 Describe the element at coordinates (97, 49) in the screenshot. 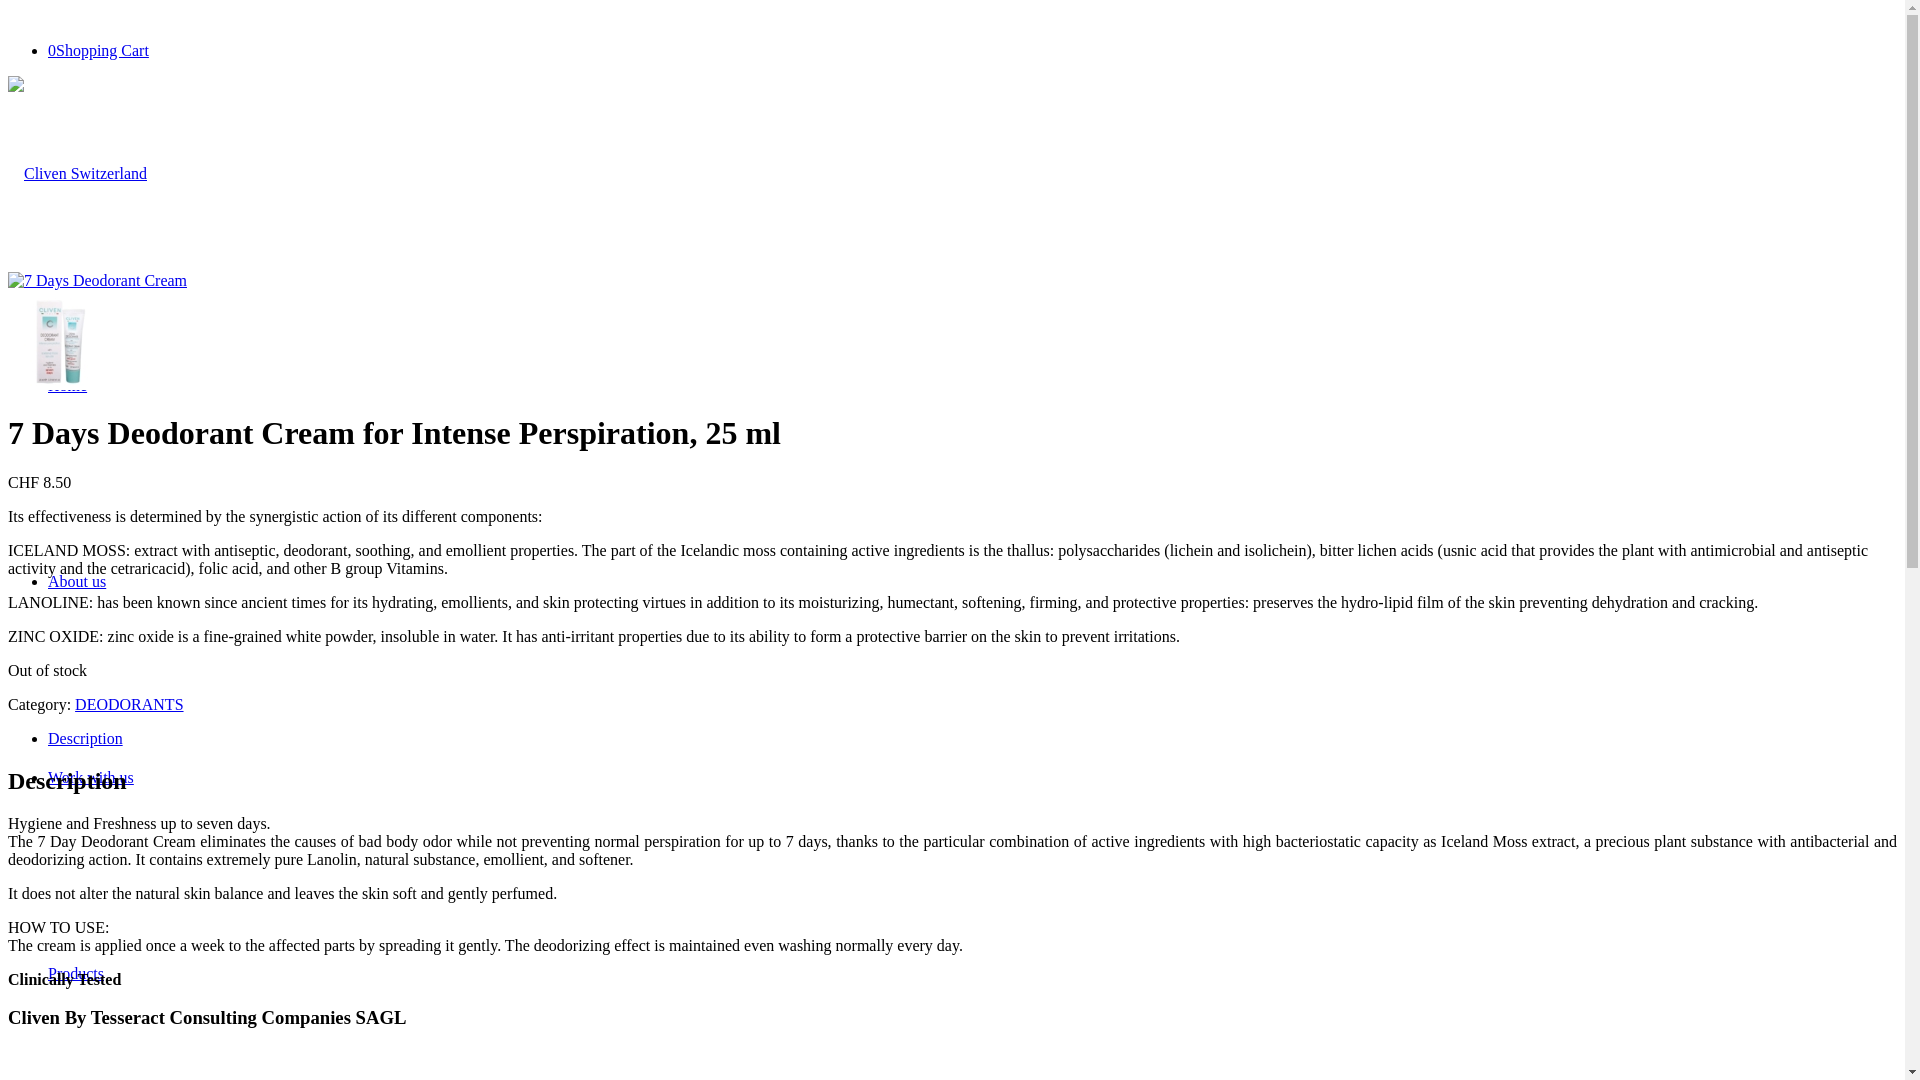

I see `'0Shopping Cart'` at that location.